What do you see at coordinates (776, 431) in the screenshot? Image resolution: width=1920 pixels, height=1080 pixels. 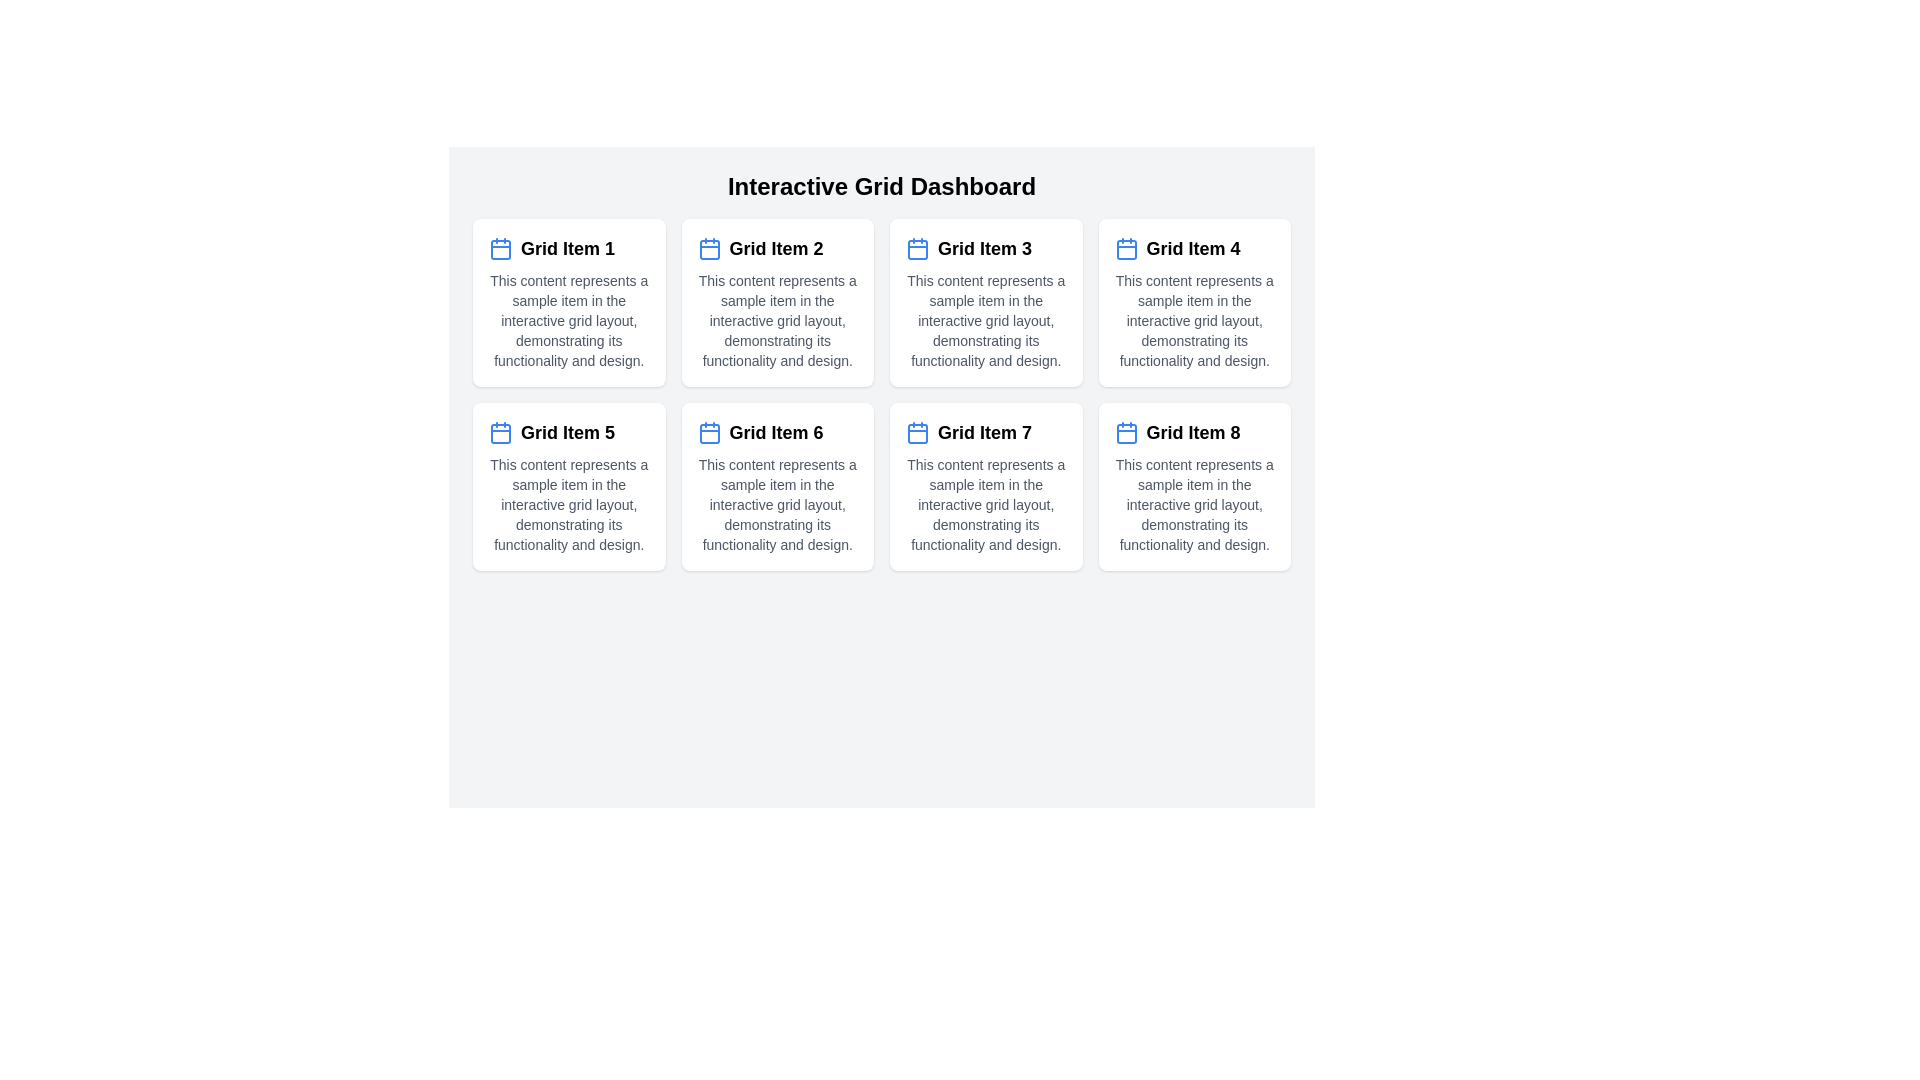 I see `text content of the Text Label with an Icon displaying 'Grid Item 6', located in the sixth grid item in the interactive grid layout` at bounding box center [776, 431].